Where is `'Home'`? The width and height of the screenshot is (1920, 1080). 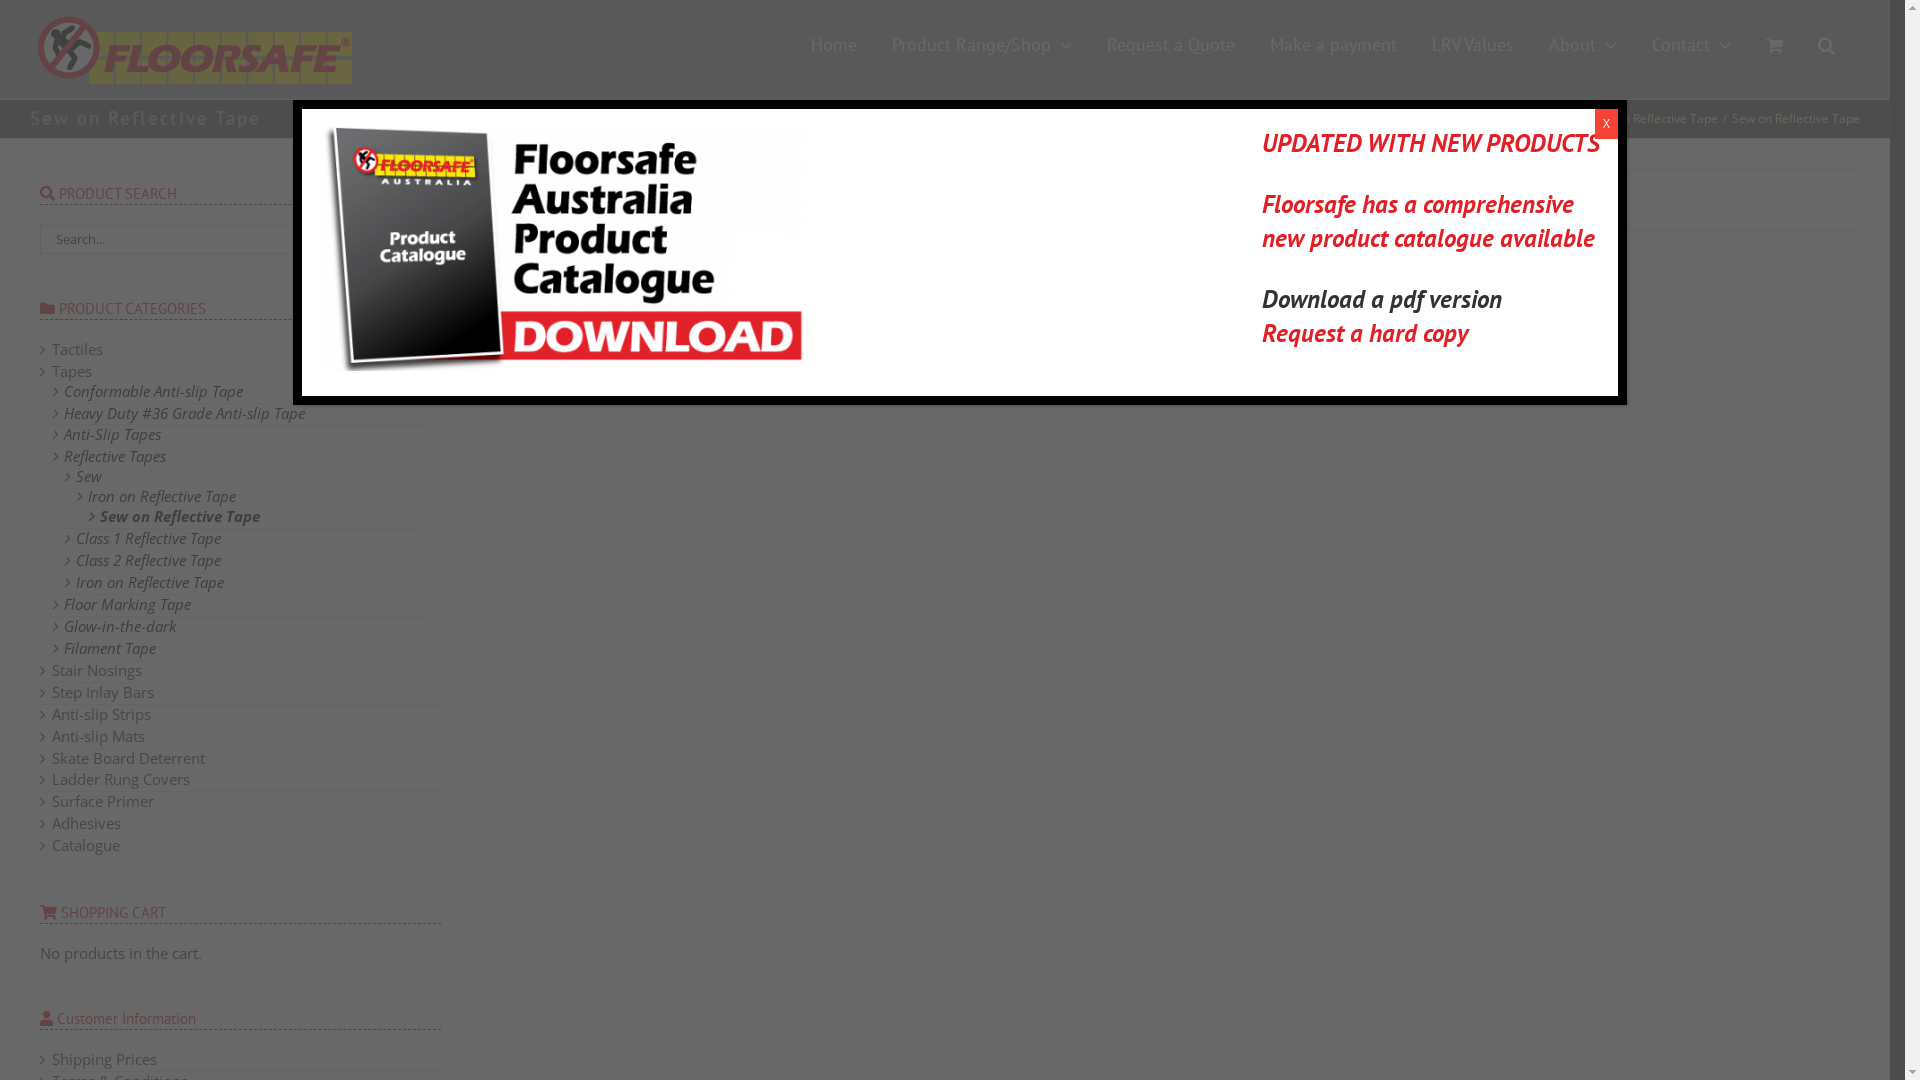 'Home' is located at coordinates (834, 45).